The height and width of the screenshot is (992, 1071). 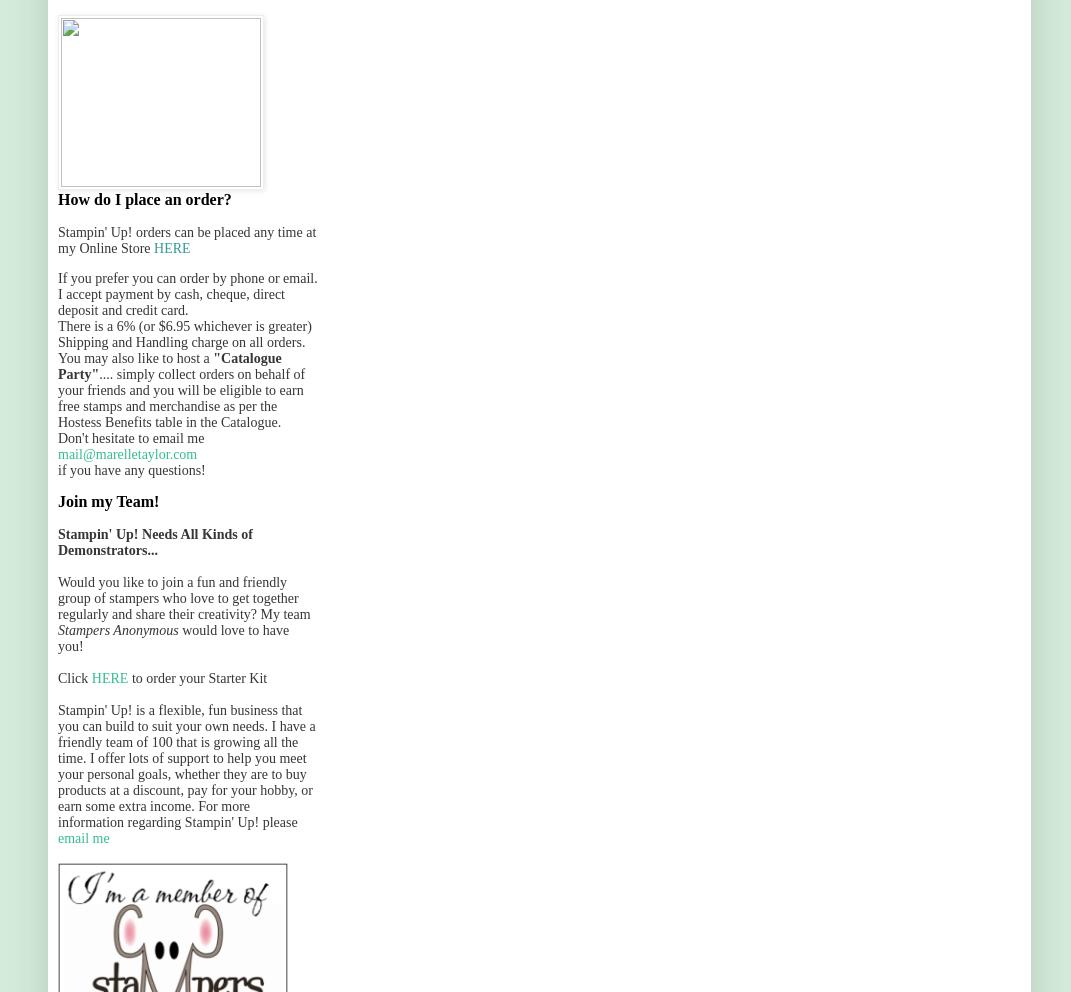 I want to click on 'would love to have you!', so click(x=172, y=638).